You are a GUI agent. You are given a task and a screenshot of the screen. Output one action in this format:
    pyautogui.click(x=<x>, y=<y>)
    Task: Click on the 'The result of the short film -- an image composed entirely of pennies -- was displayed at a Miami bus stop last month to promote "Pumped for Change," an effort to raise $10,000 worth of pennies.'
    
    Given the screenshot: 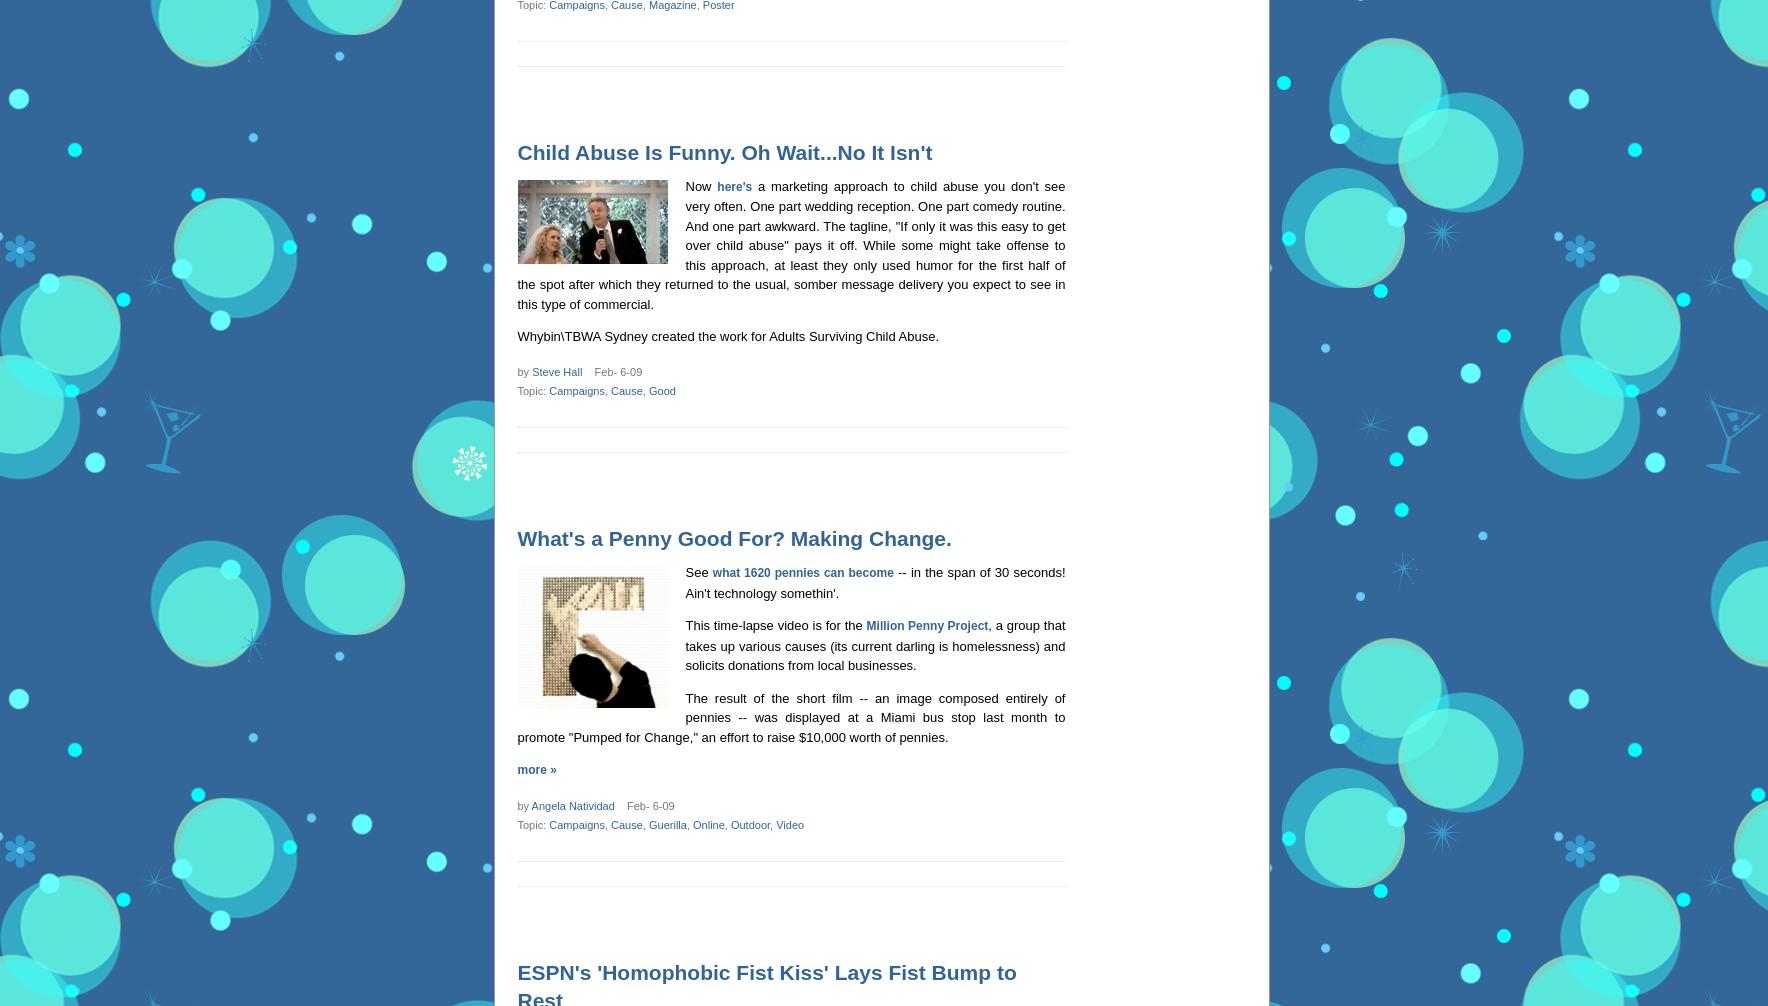 What is the action you would take?
    pyautogui.click(x=791, y=716)
    